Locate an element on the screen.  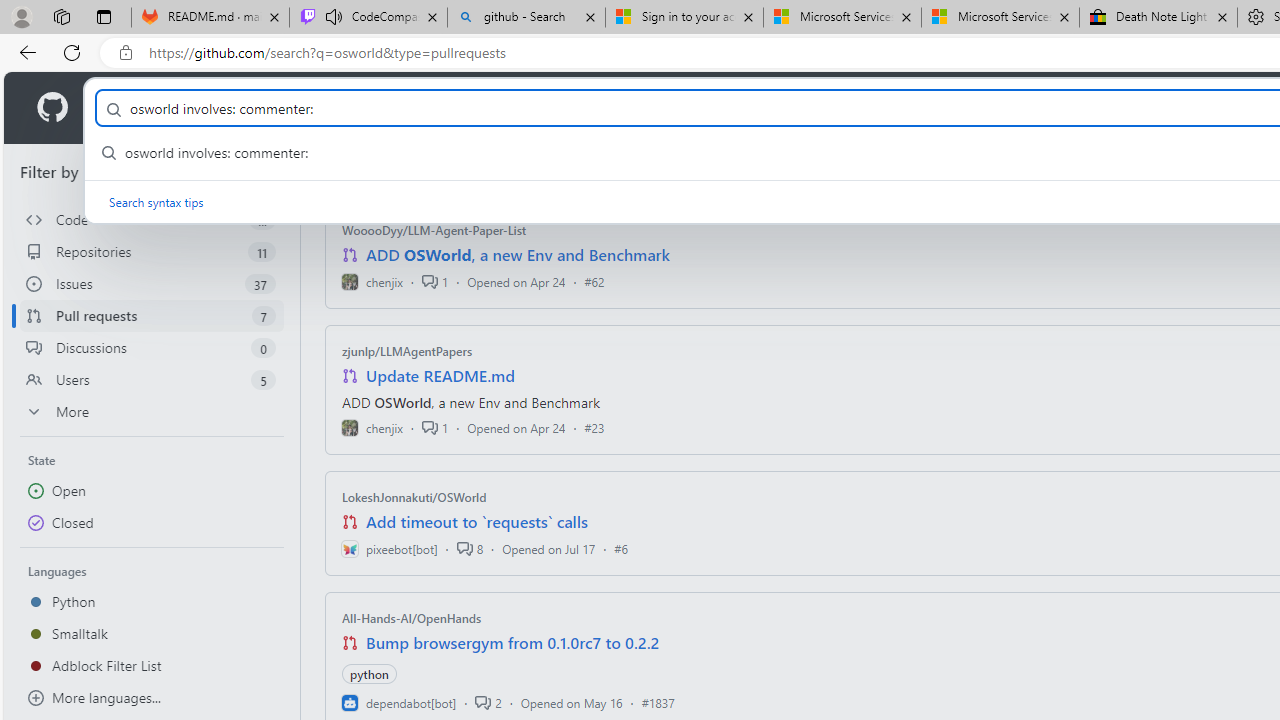
'#62' is located at coordinates (593, 281).